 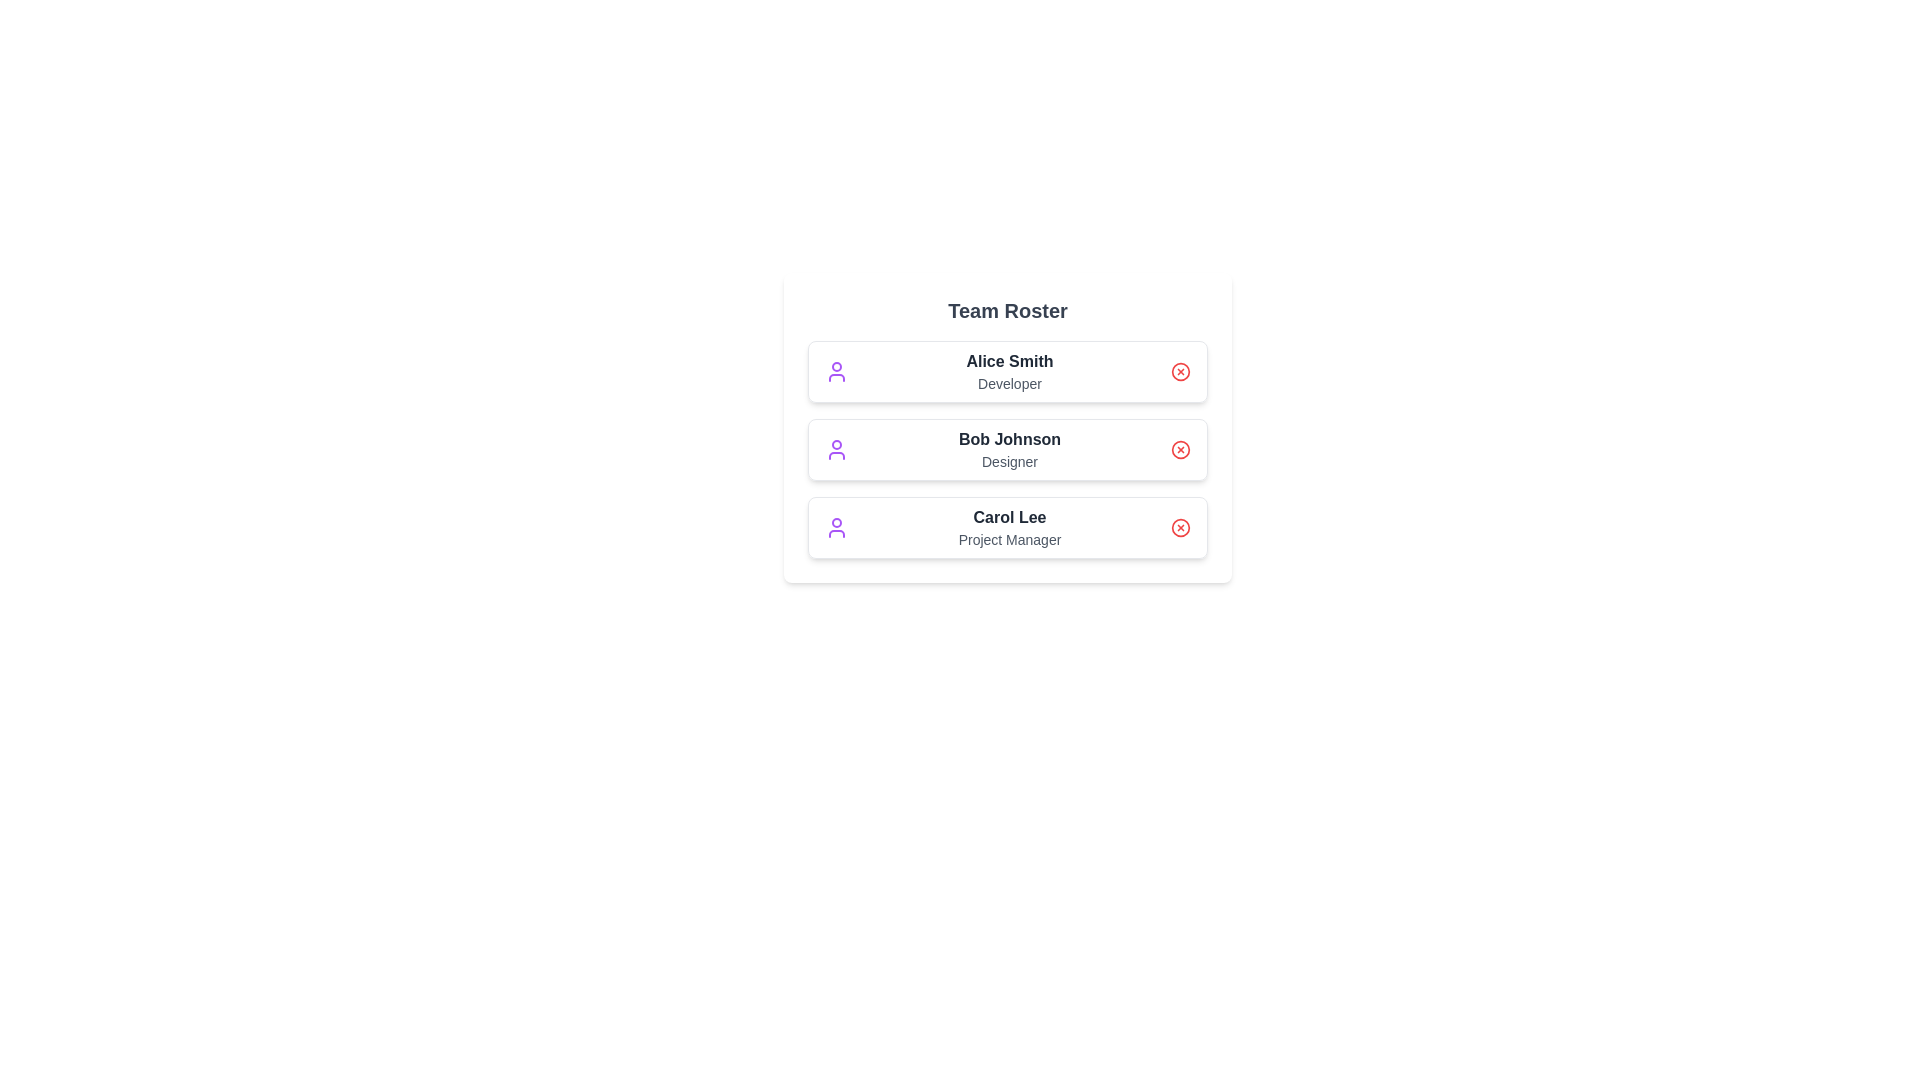 I want to click on the remove button for the user Bob Johnson, so click(x=1180, y=450).